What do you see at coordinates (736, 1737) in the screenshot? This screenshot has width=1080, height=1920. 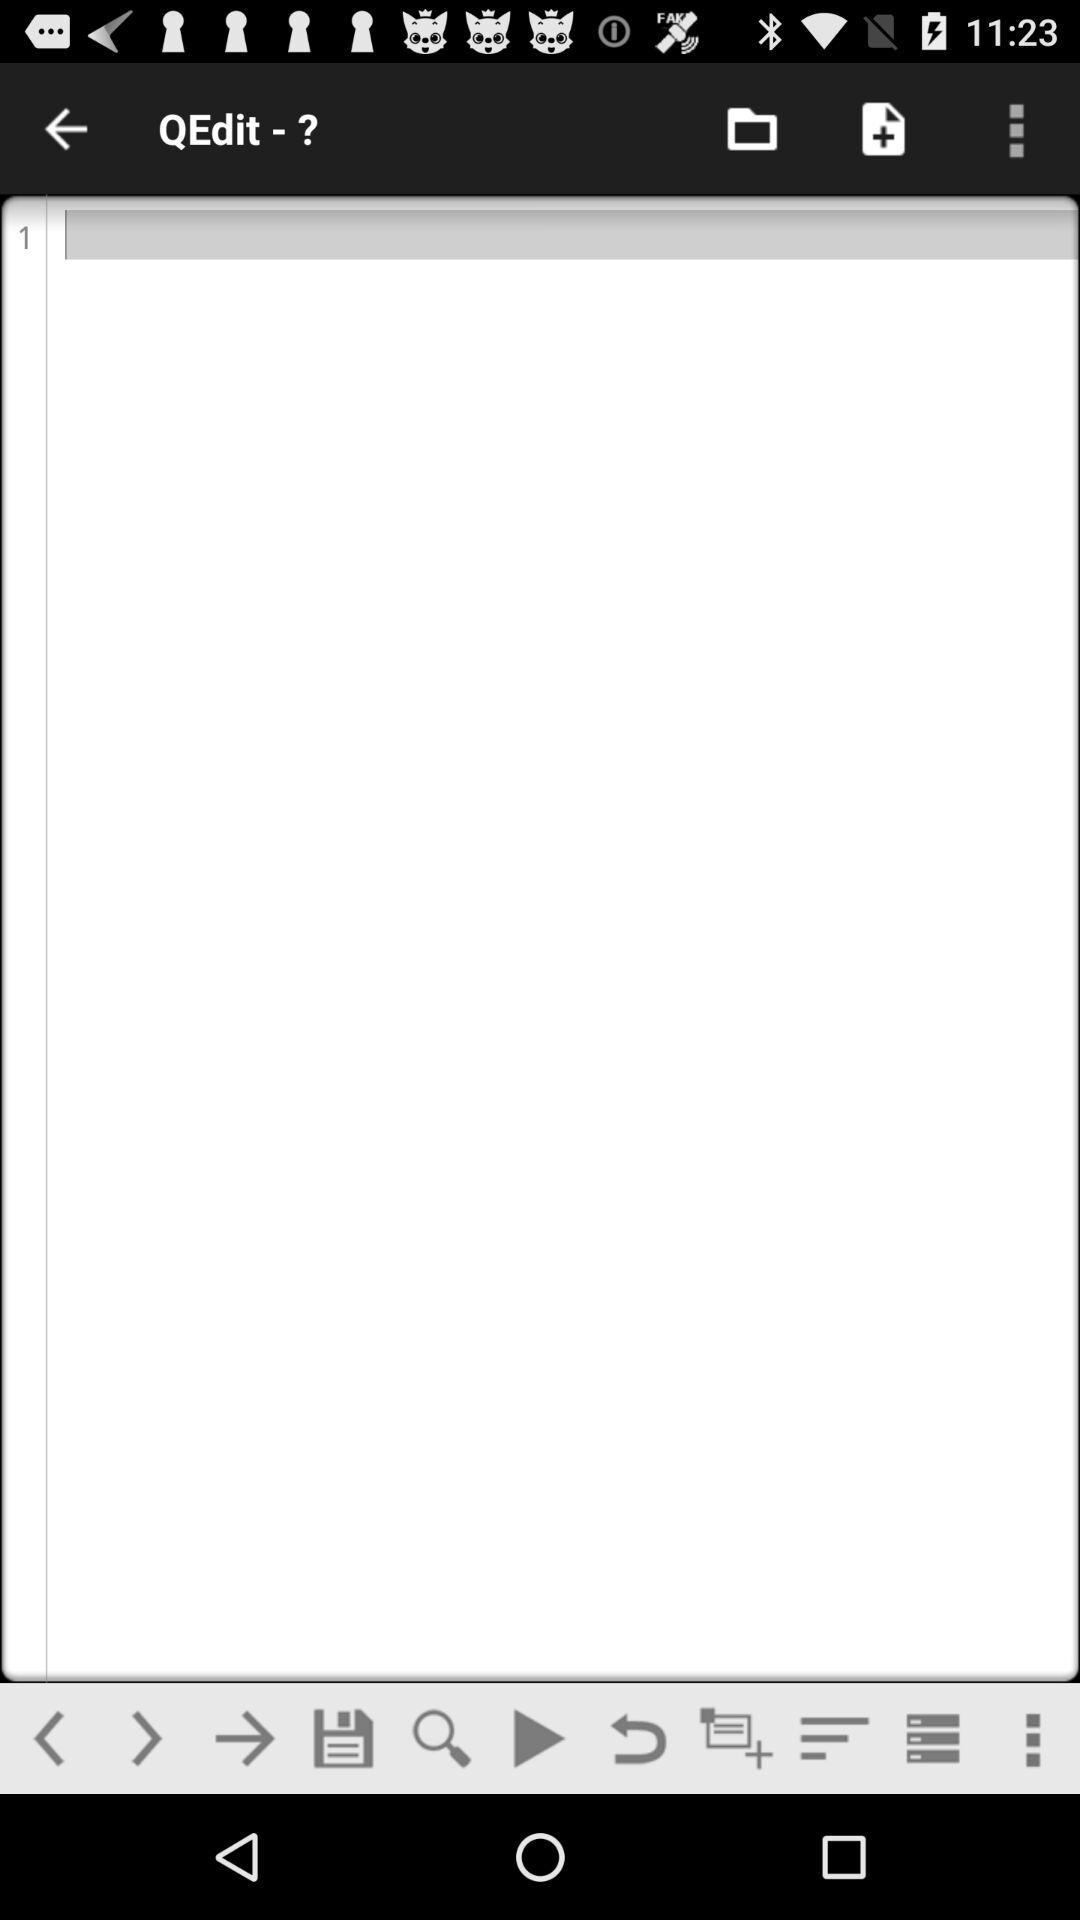 I see `text field` at bounding box center [736, 1737].